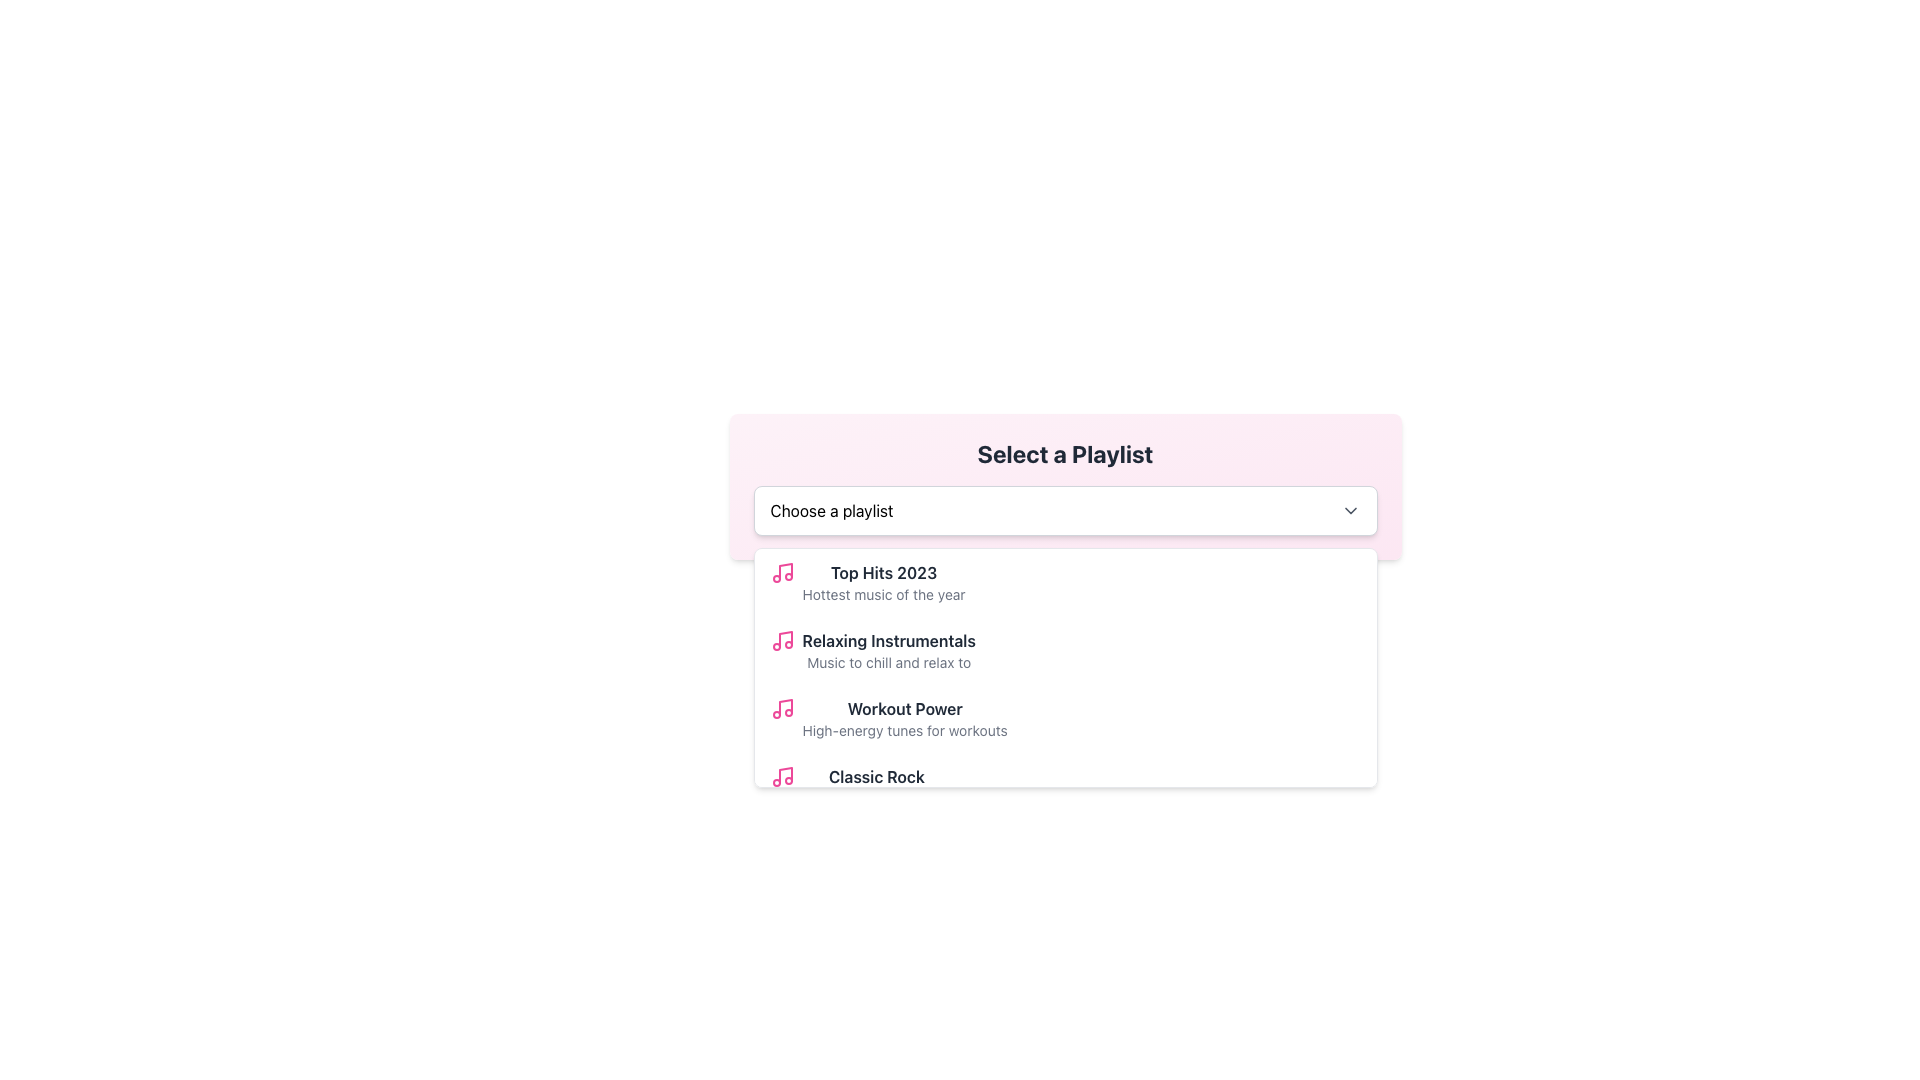 The height and width of the screenshot is (1080, 1920). Describe the element at coordinates (781, 775) in the screenshot. I see `the pink musical note icon located to the left of the 'Classic Rock' text in the bottom-most entry of the selectable playlist list` at that location.